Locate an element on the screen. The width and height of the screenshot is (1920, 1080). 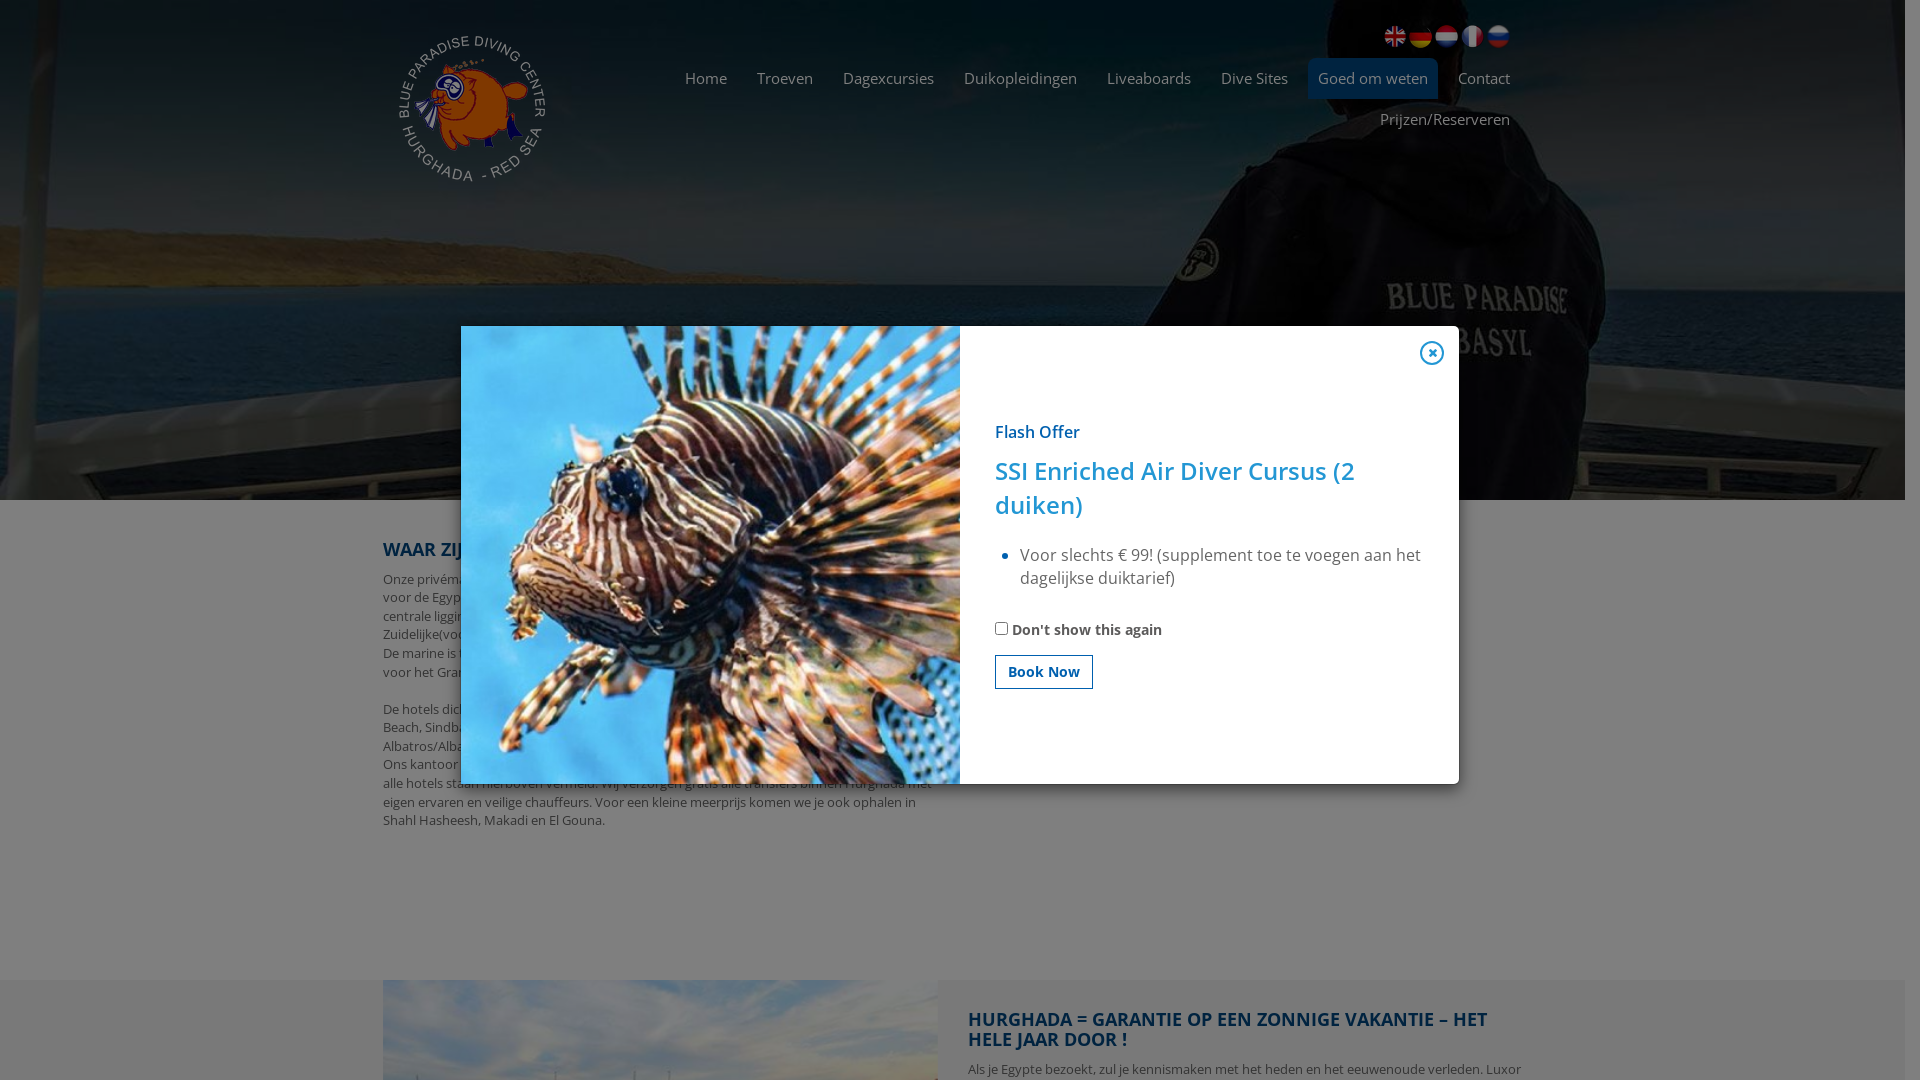
'Troeven' is located at coordinates (746, 77).